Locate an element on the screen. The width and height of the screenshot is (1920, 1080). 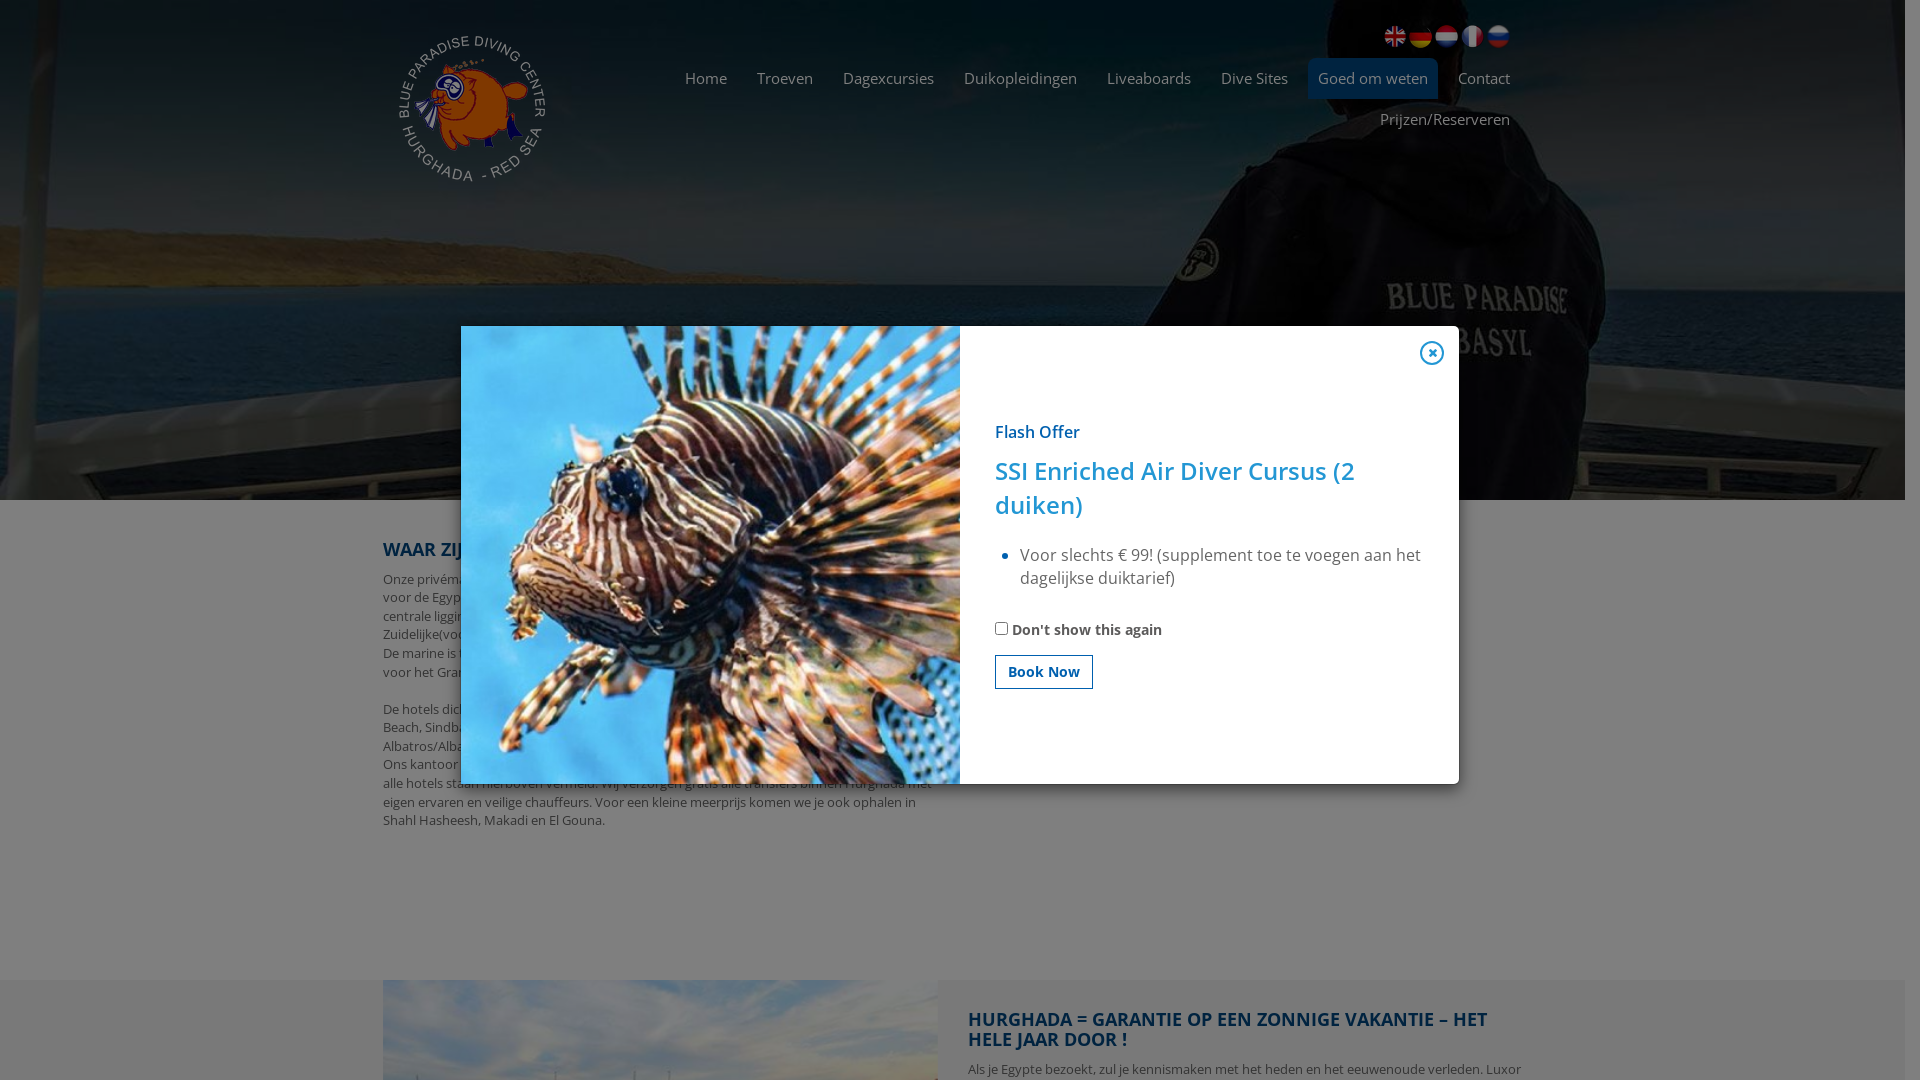
'Troeven' is located at coordinates (746, 77).